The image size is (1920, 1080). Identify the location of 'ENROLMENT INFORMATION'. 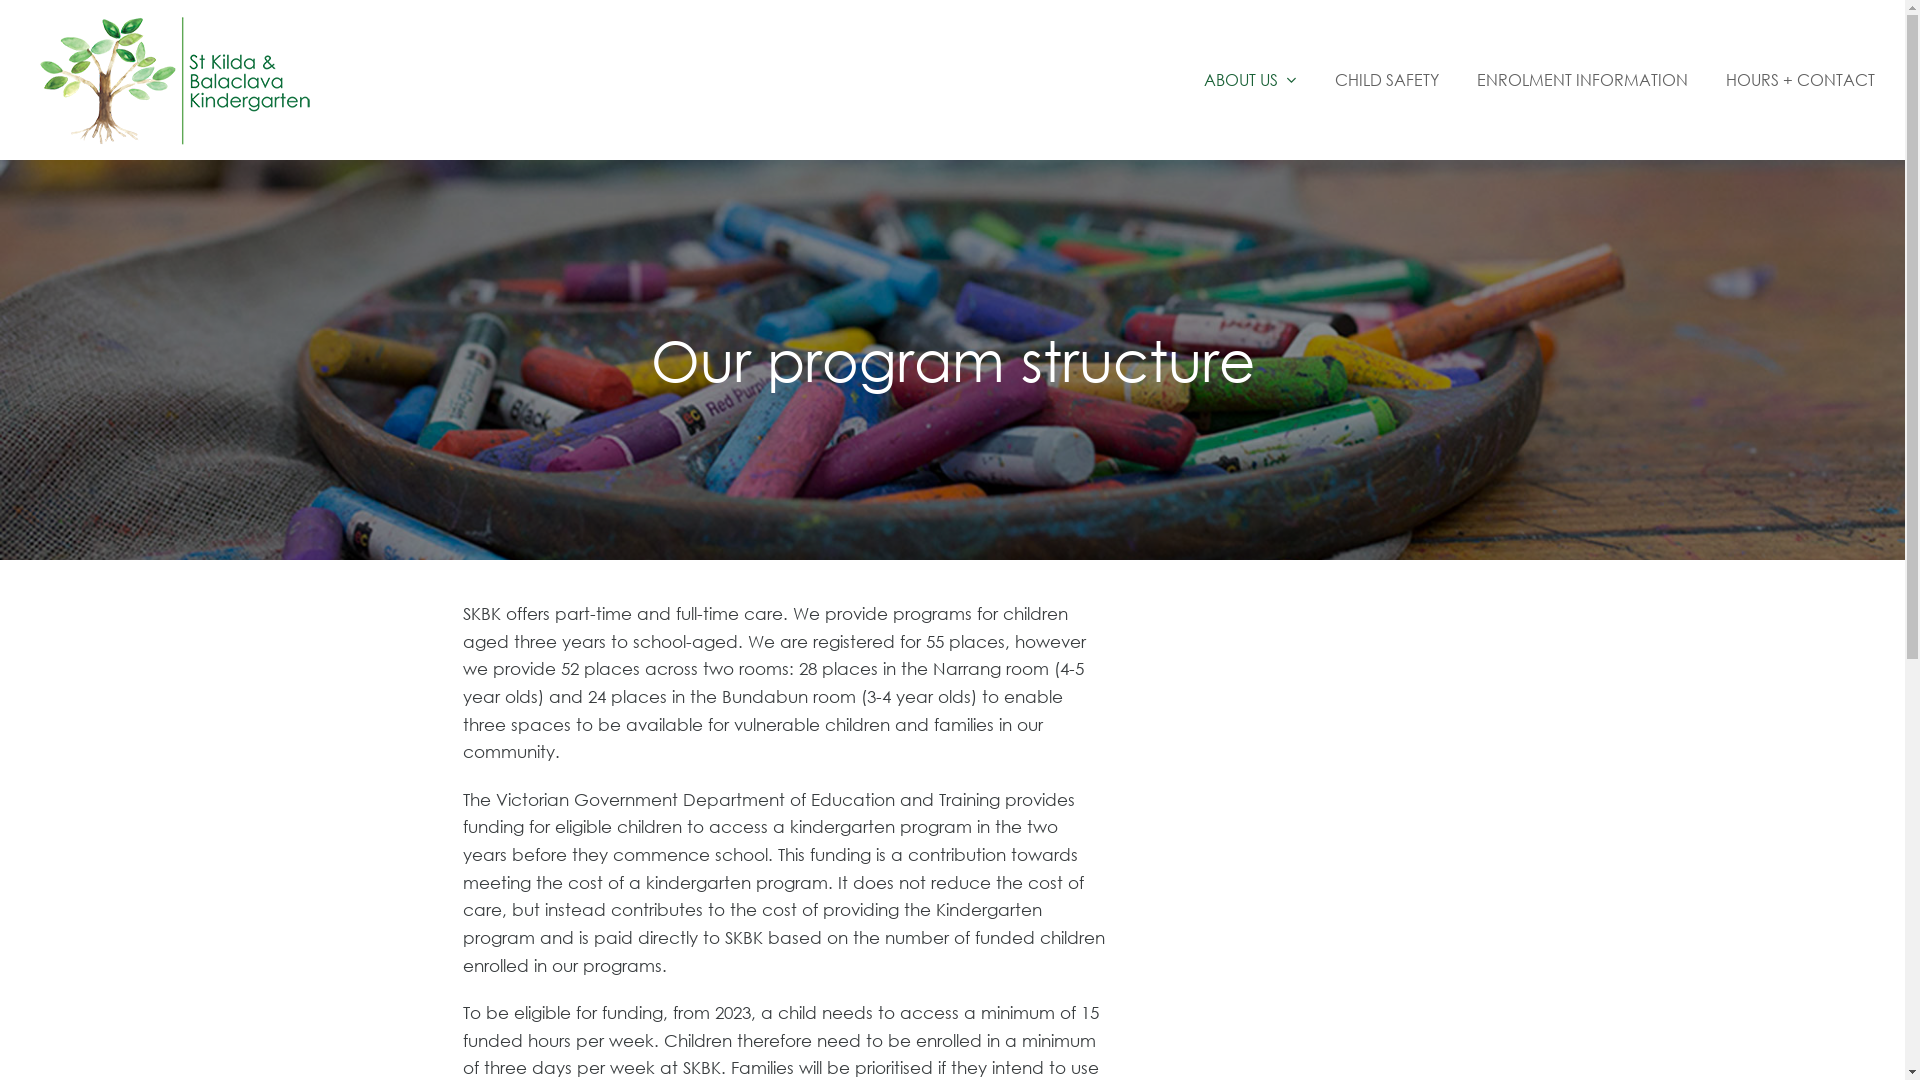
(1581, 79).